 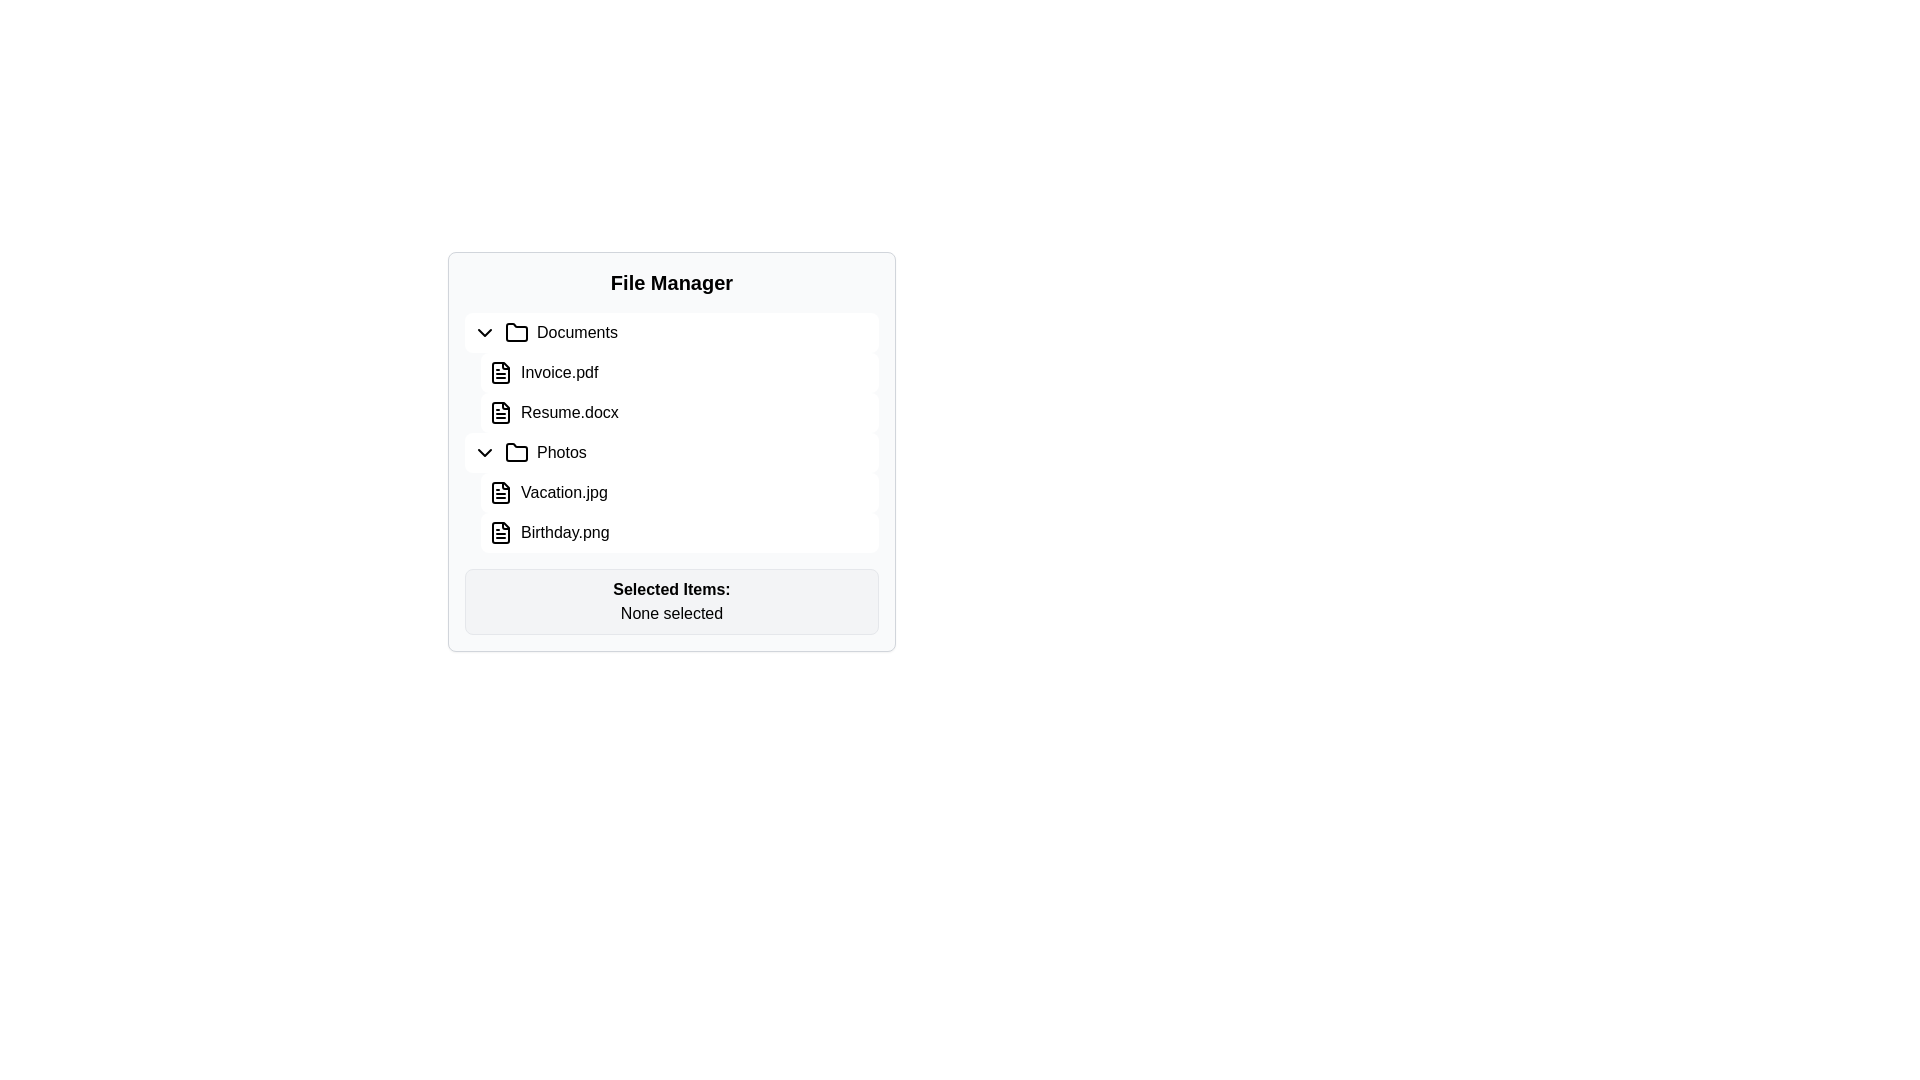 I want to click on the folder icon representing the 'Documents' directory in the file navigation interface, located at the top-left segment of the 'File Manager' UI, so click(x=517, y=331).